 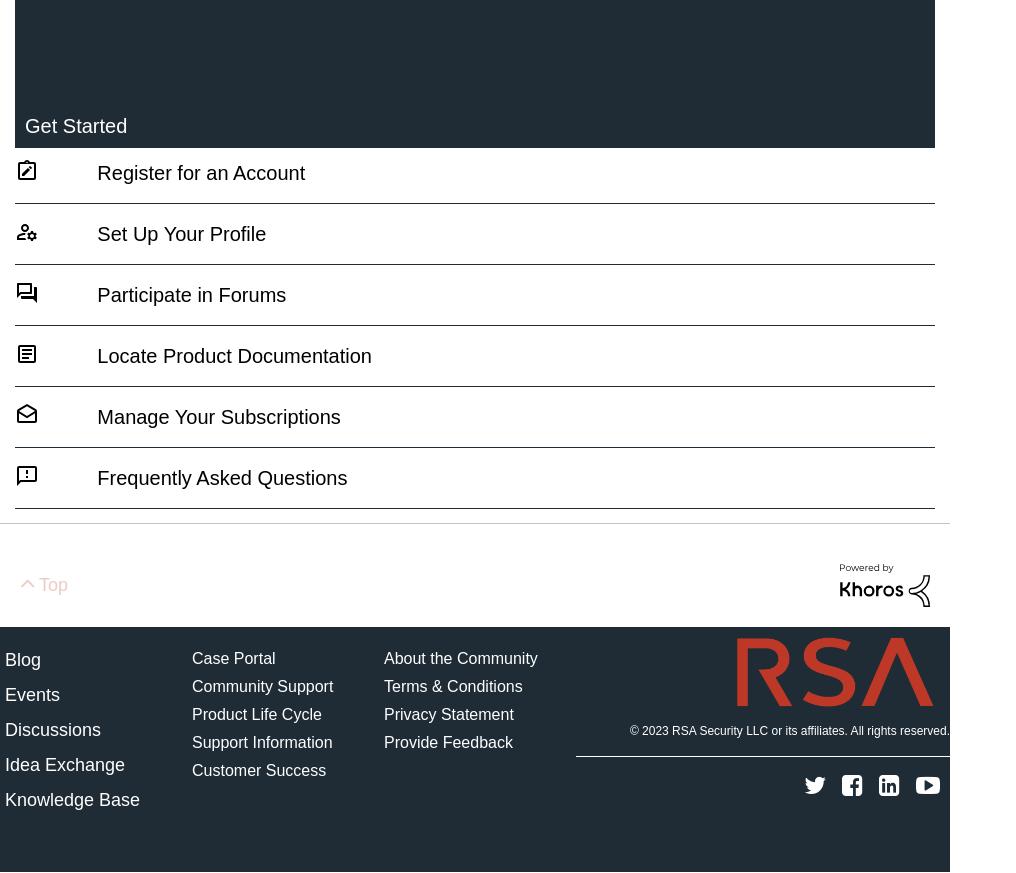 I want to click on 'Provide Feedback', so click(x=447, y=740).